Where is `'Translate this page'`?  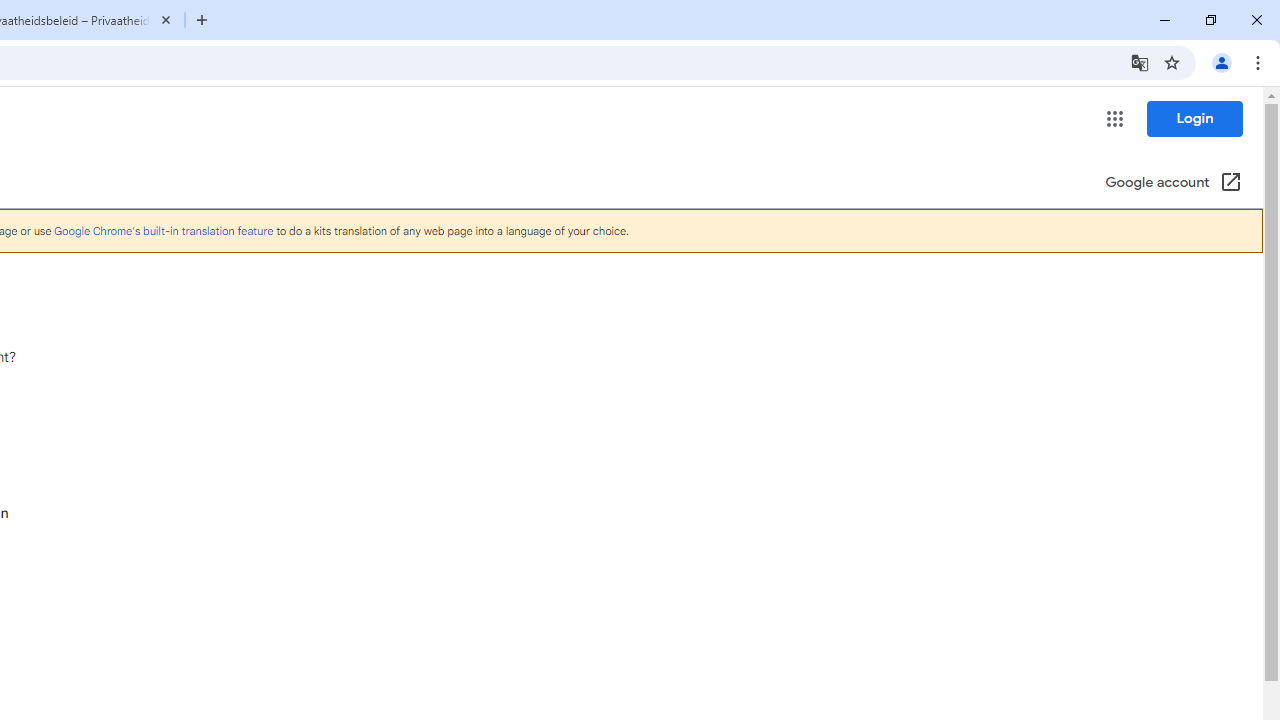 'Translate this page' is located at coordinates (1139, 61).